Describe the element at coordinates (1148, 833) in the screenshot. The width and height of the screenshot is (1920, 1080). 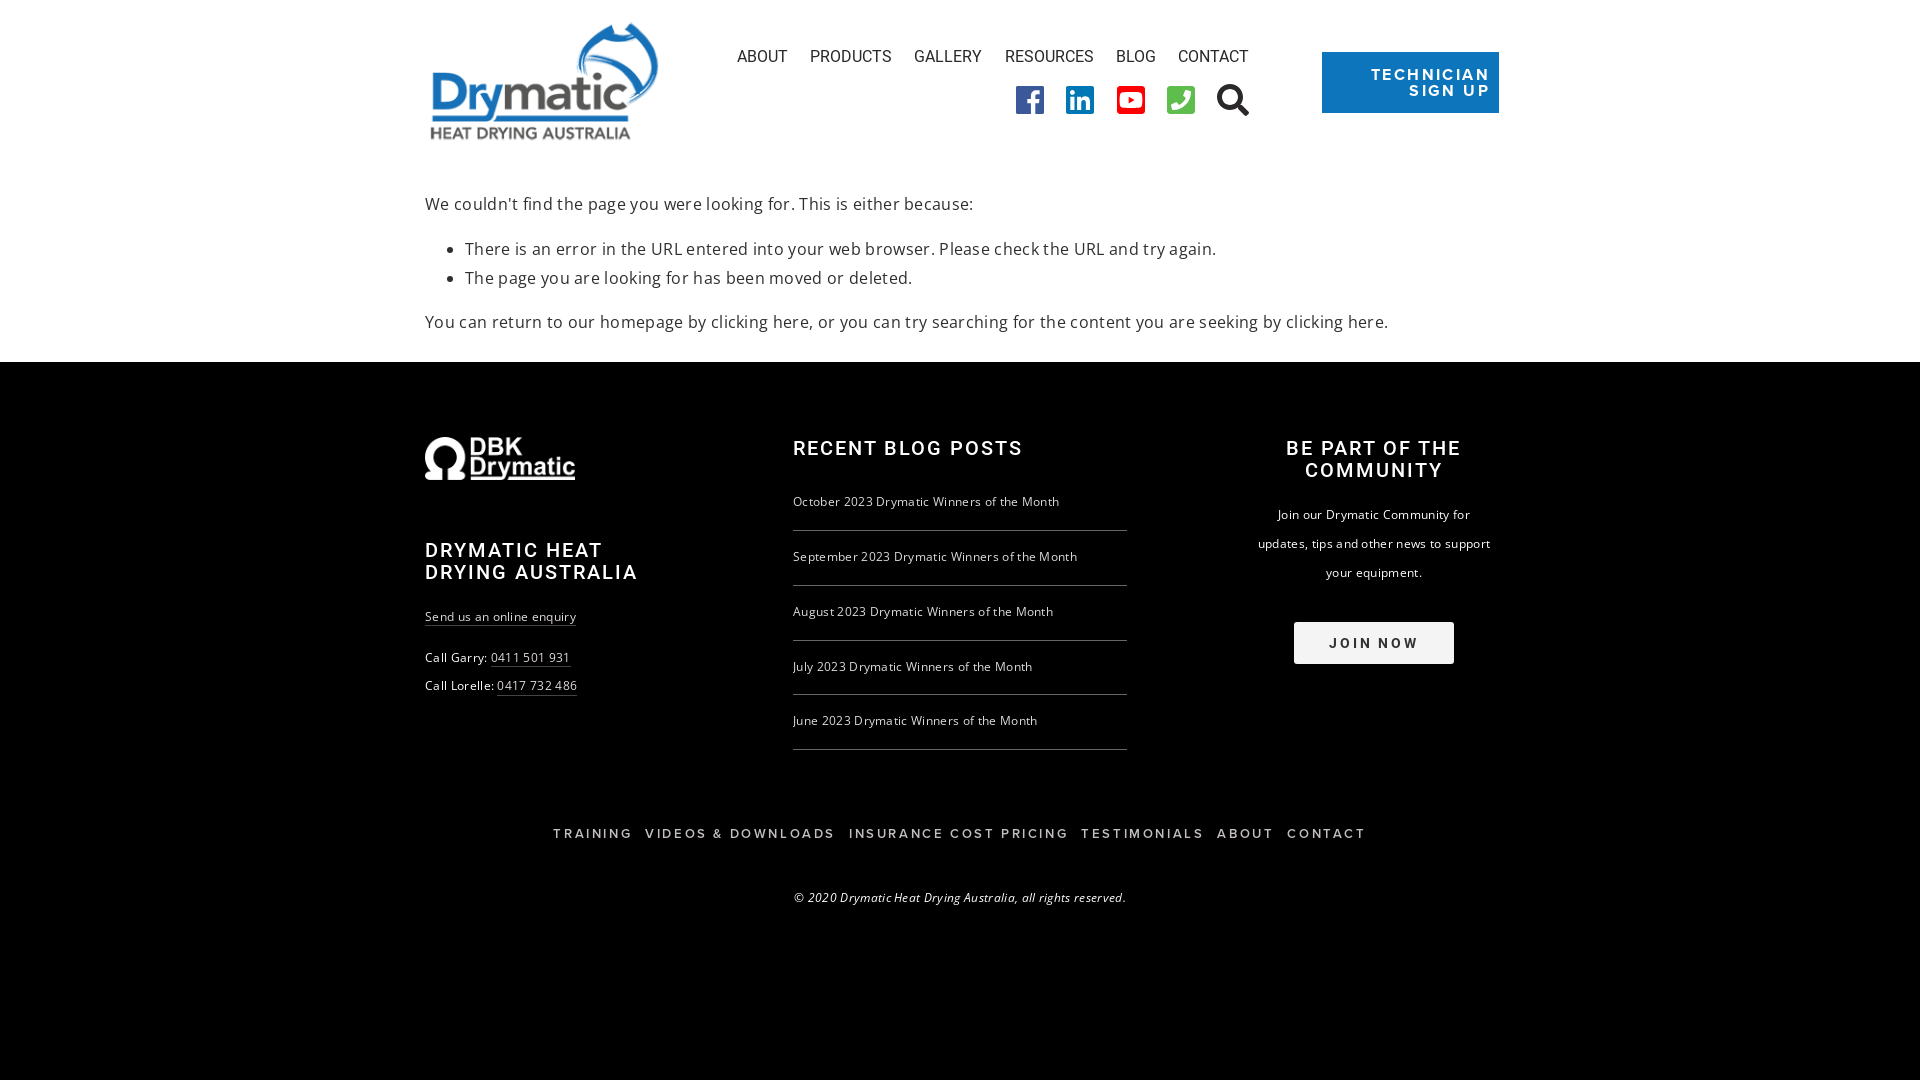
I see `'TESTIMONIALS'` at that location.